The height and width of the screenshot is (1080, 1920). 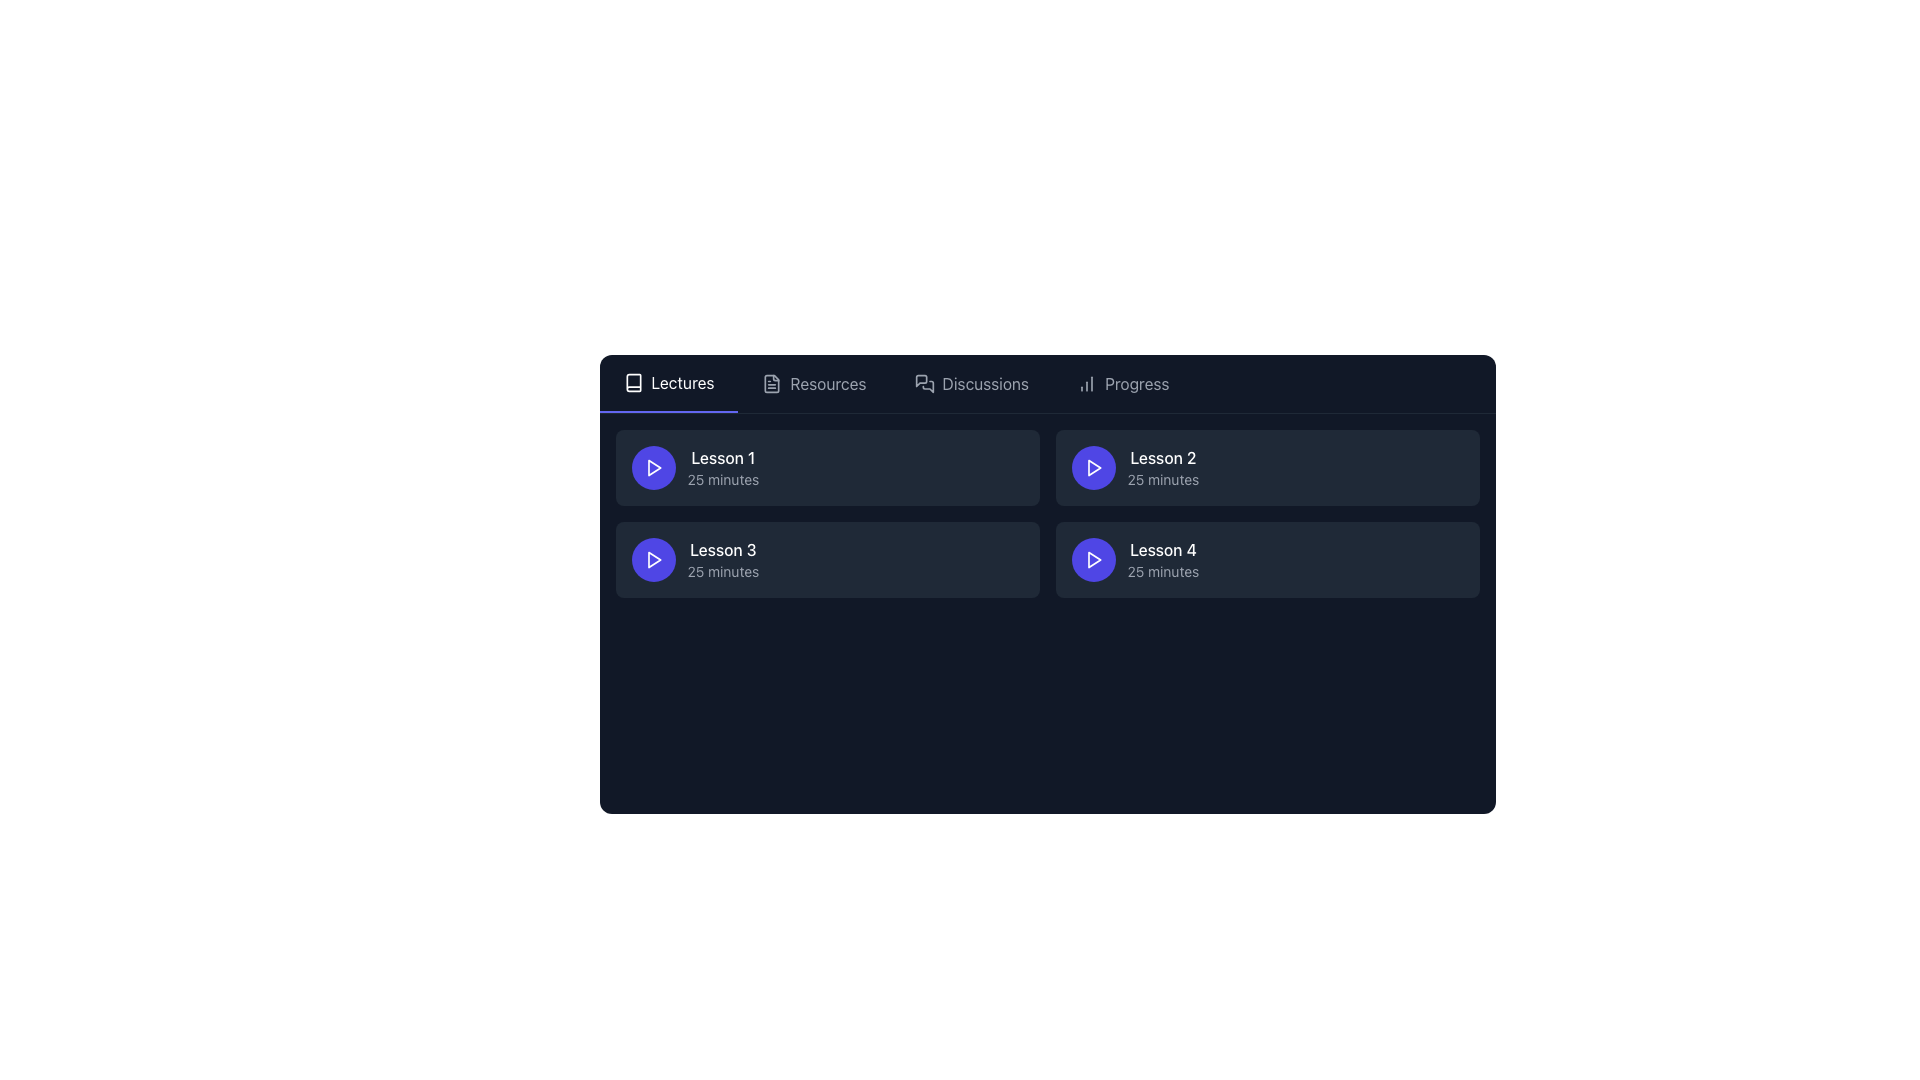 I want to click on text content of the lesson title label located in the first card of the grid layout, positioned above the duration text indicating '25 minutes', so click(x=722, y=458).